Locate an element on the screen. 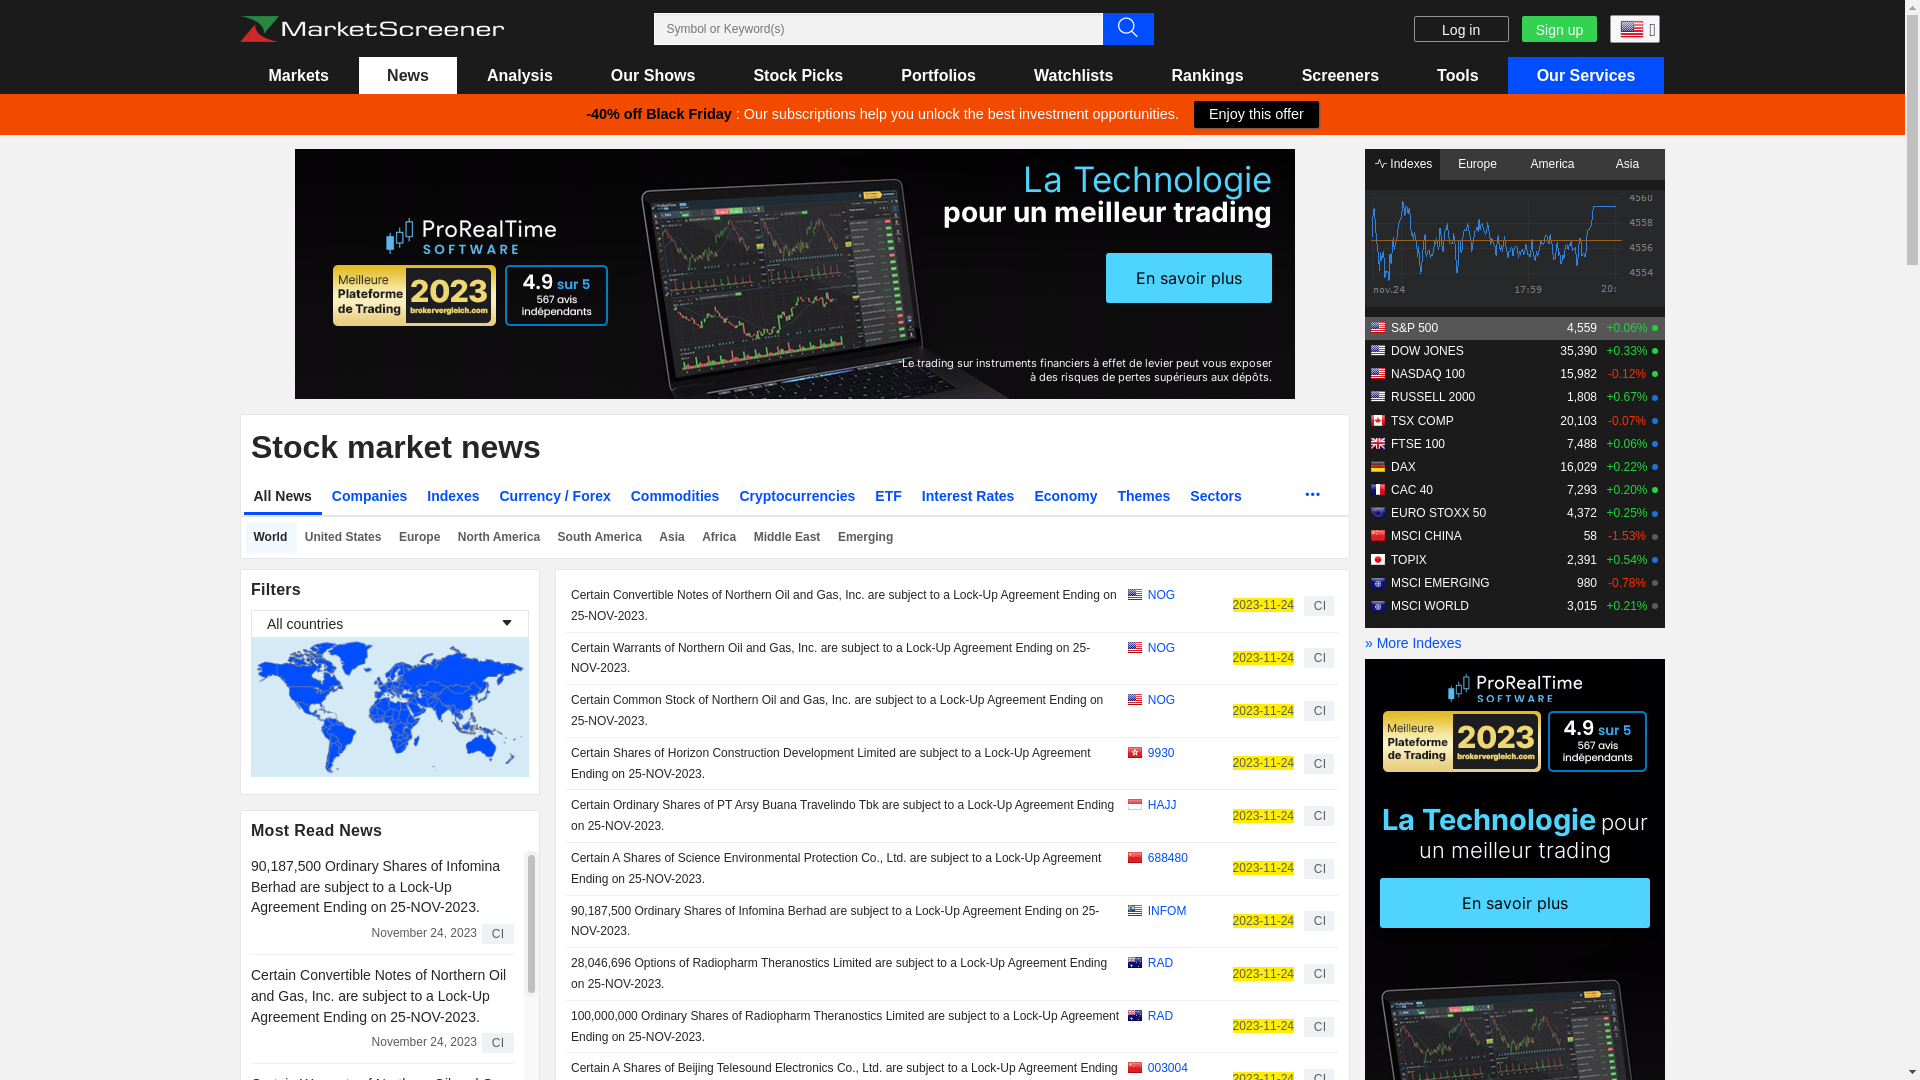 The height and width of the screenshot is (1080, 1920). 'Most Read News' is located at coordinates (315, 830).